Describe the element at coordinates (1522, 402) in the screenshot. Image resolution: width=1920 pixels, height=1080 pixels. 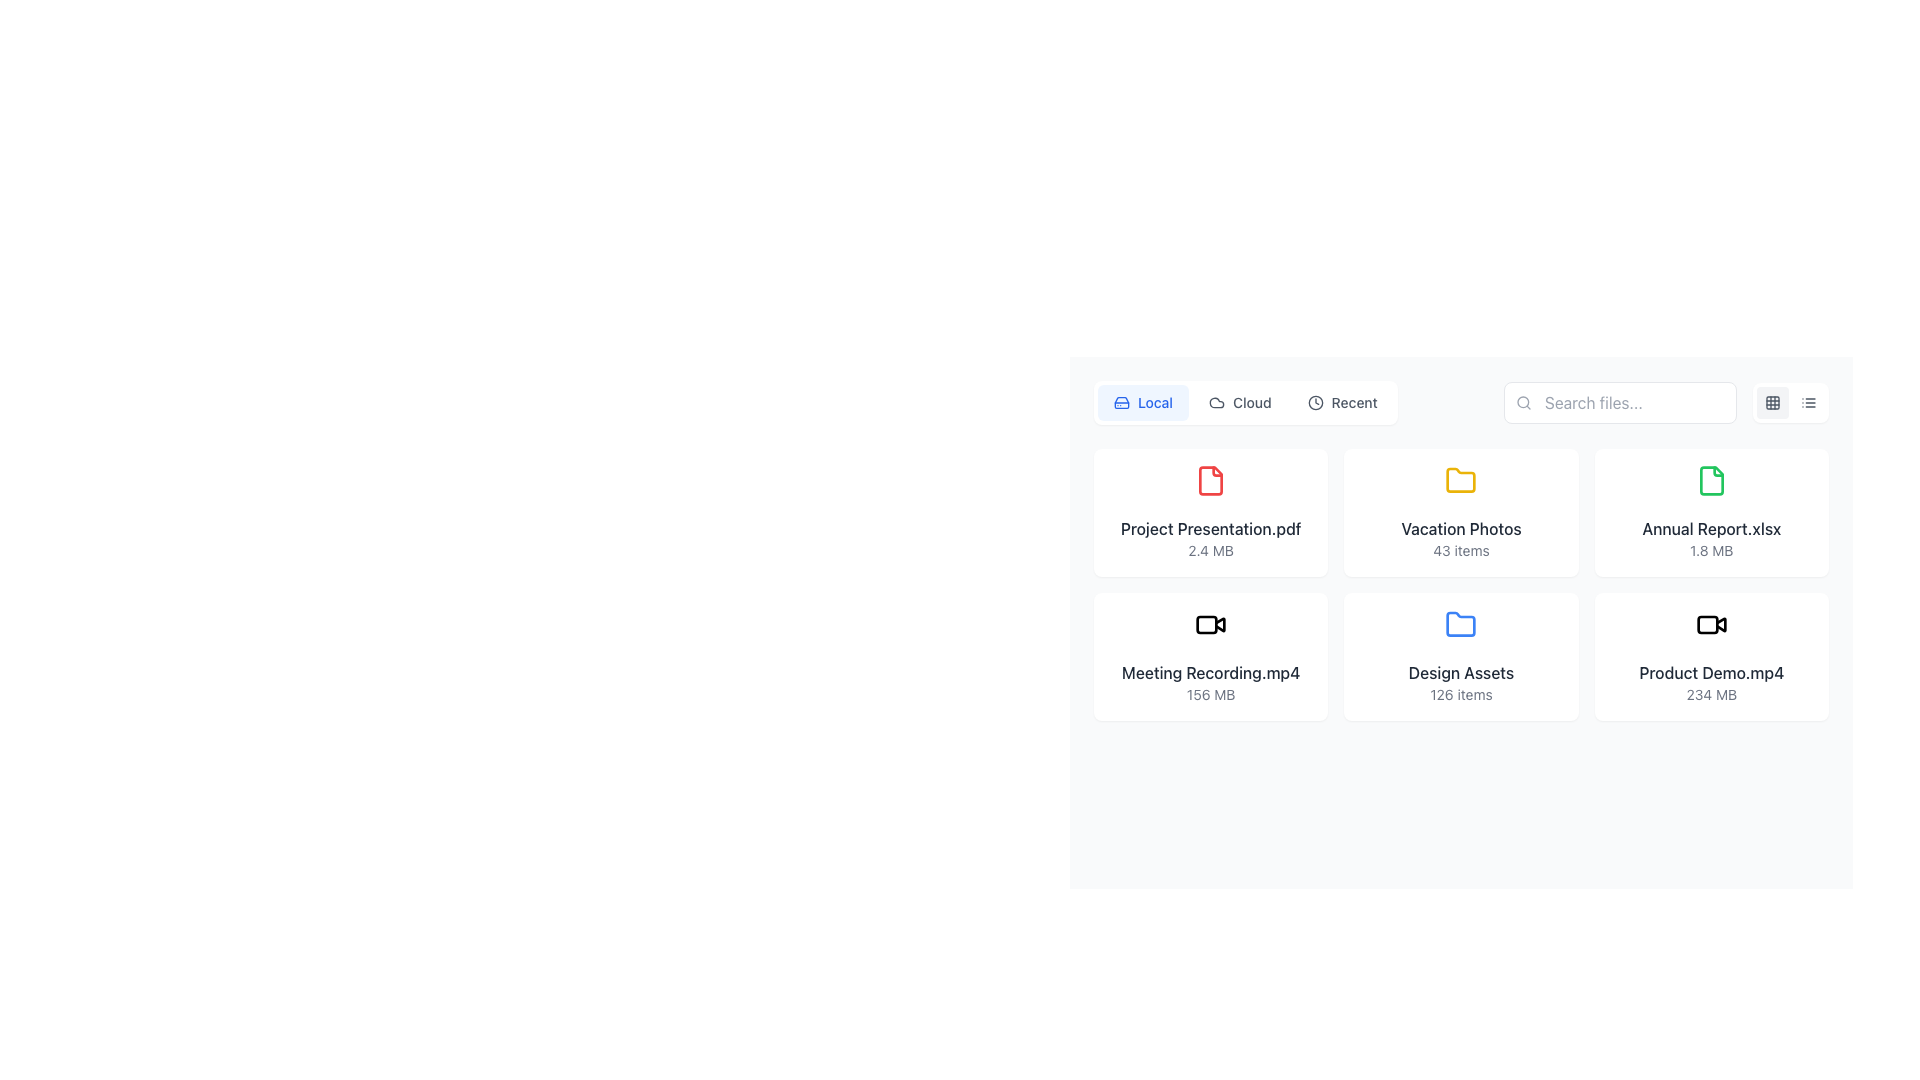
I see `the magnifying glass icon styled as a search symbol located inside the text input field labeled 'Search files...' in the top-right corner of the interface` at that location.